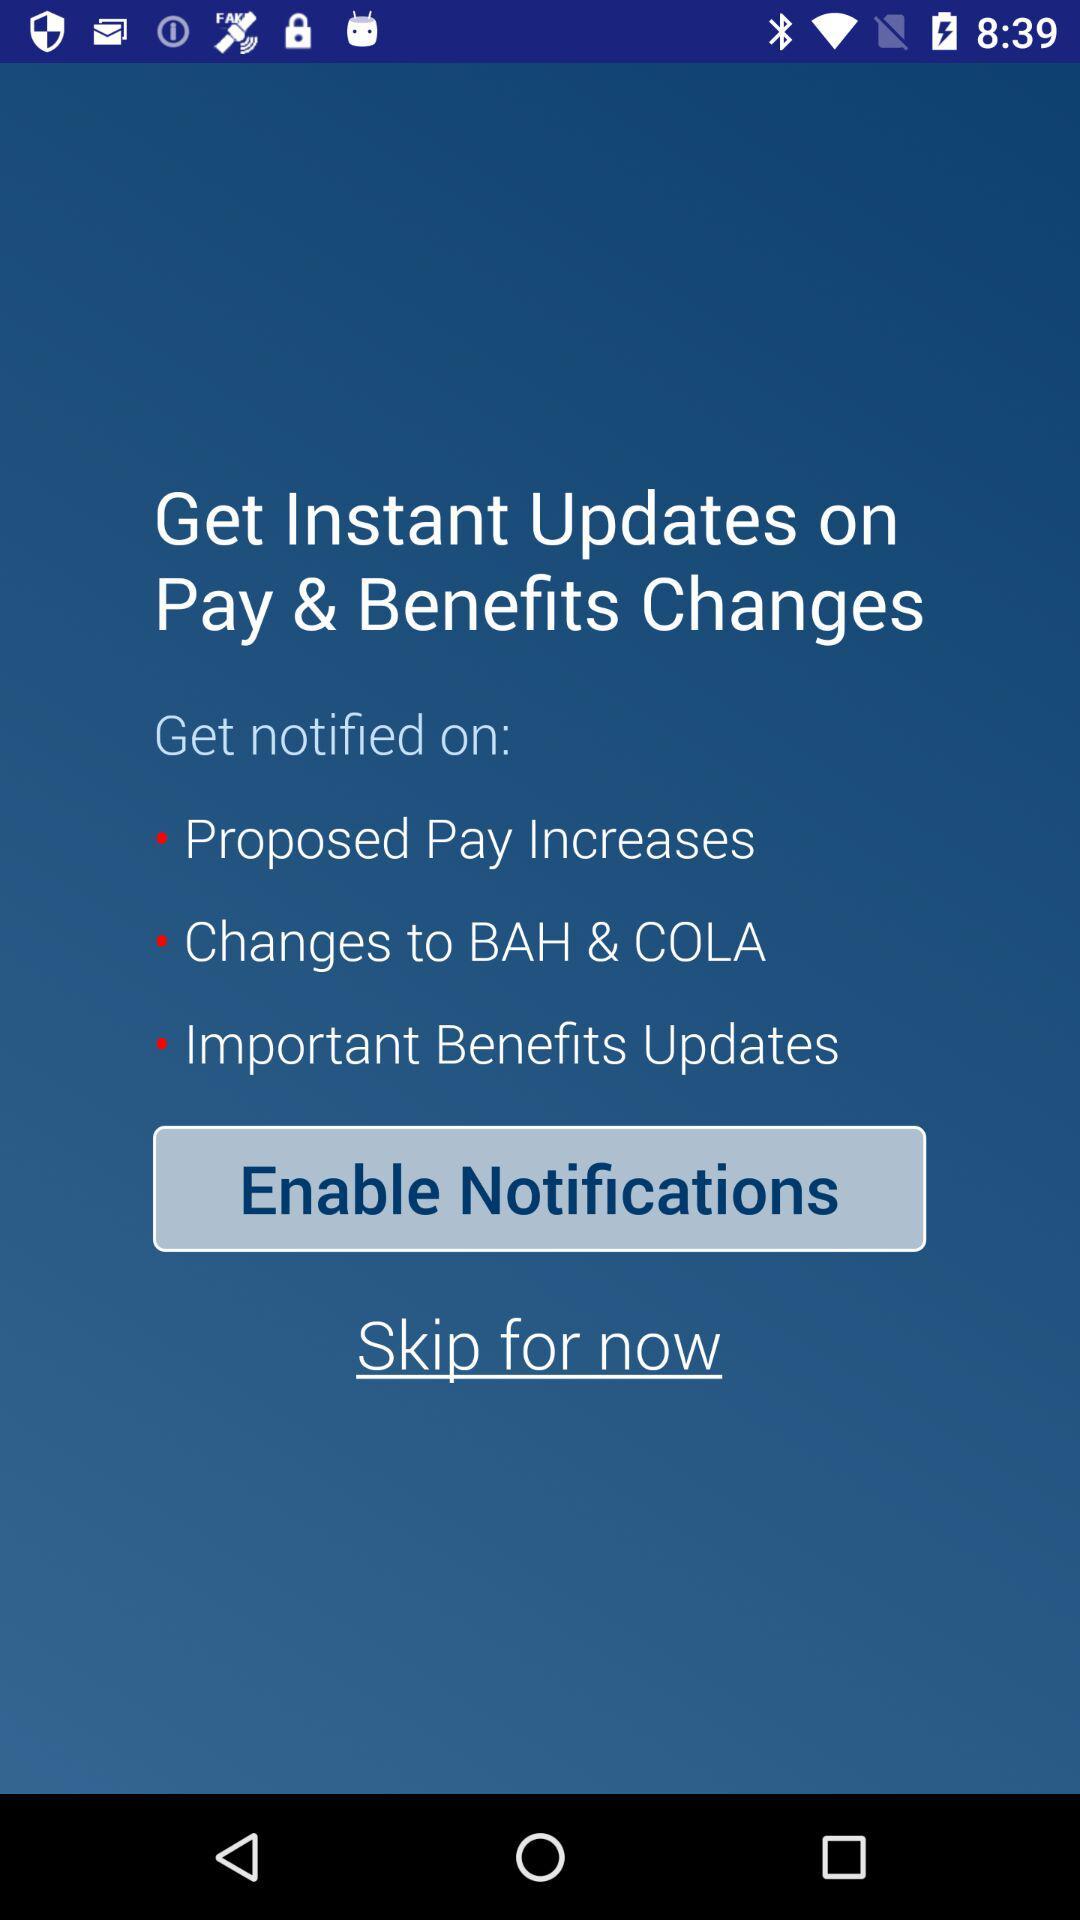 This screenshot has width=1080, height=1920. Describe the element at coordinates (538, 1343) in the screenshot. I see `the icon below enable notifications item` at that location.